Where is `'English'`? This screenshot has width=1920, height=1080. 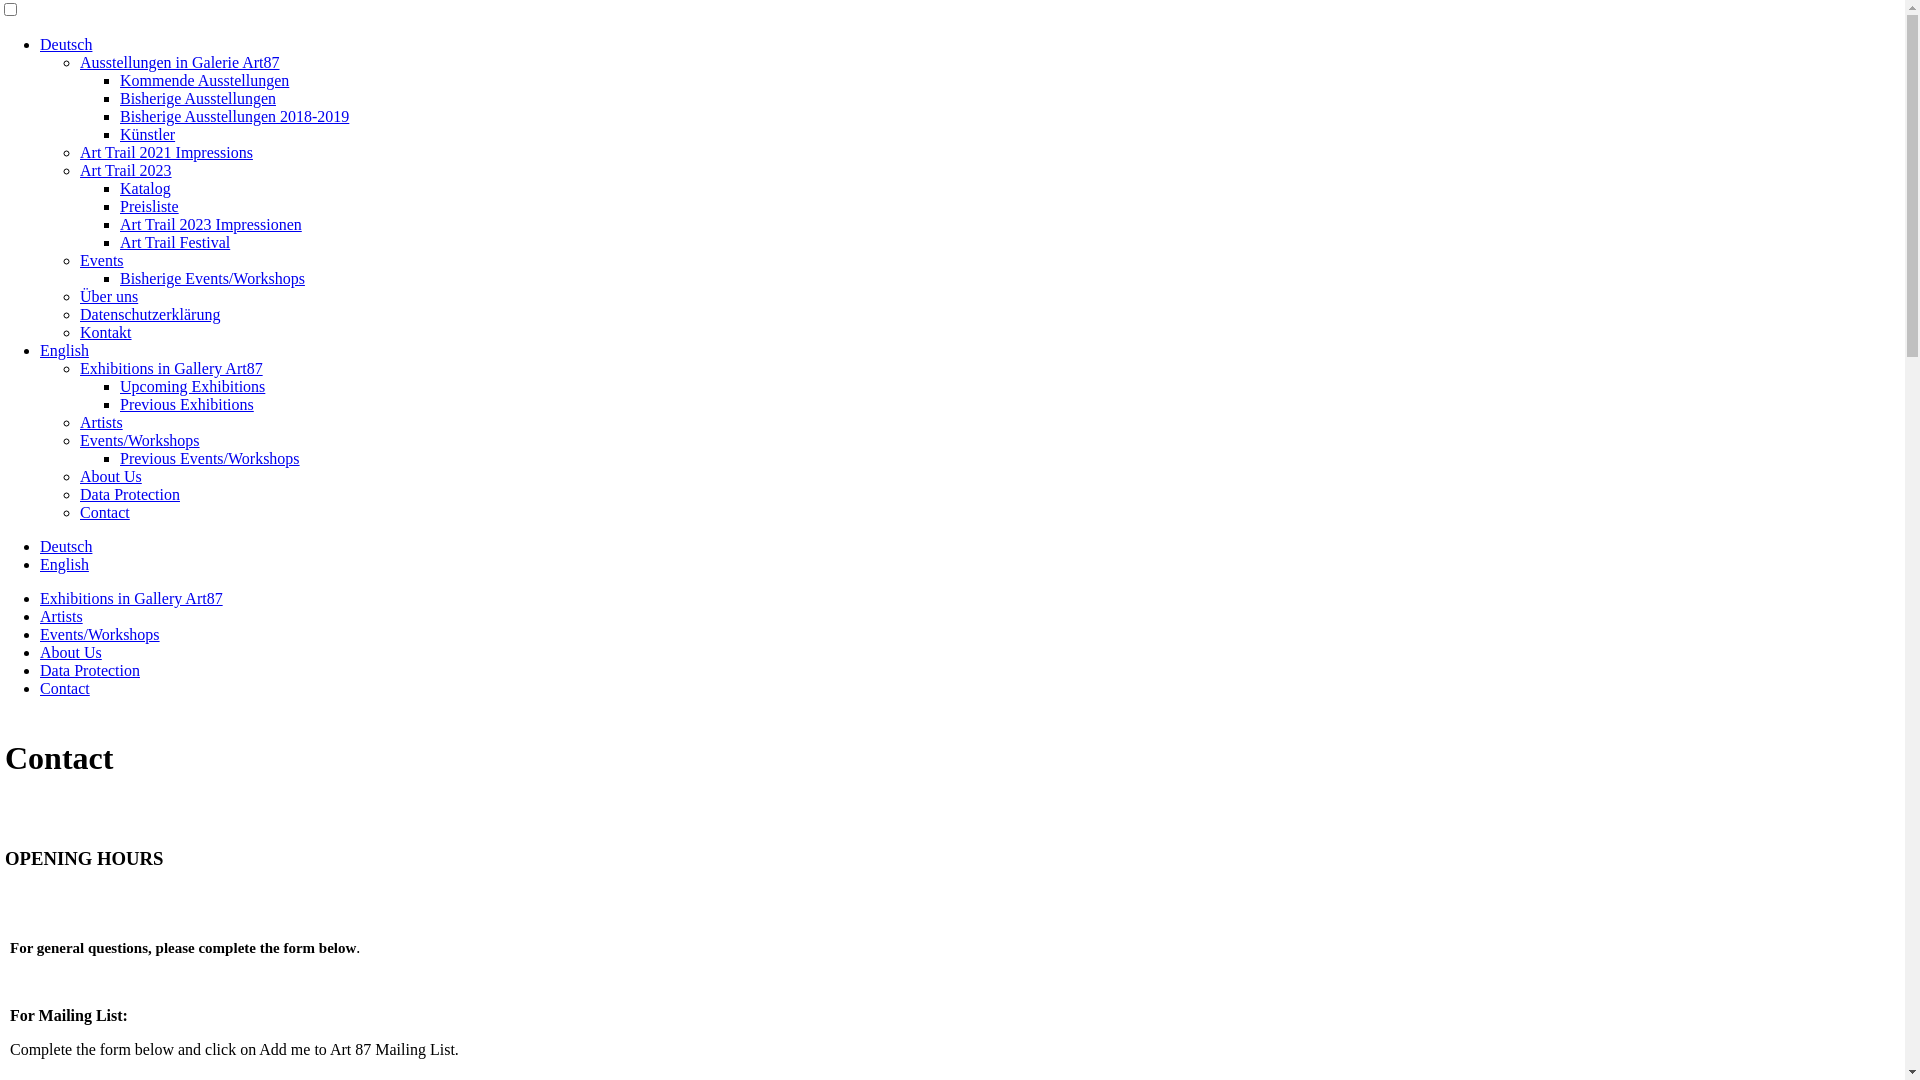 'English' is located at coordinates (64, 564).